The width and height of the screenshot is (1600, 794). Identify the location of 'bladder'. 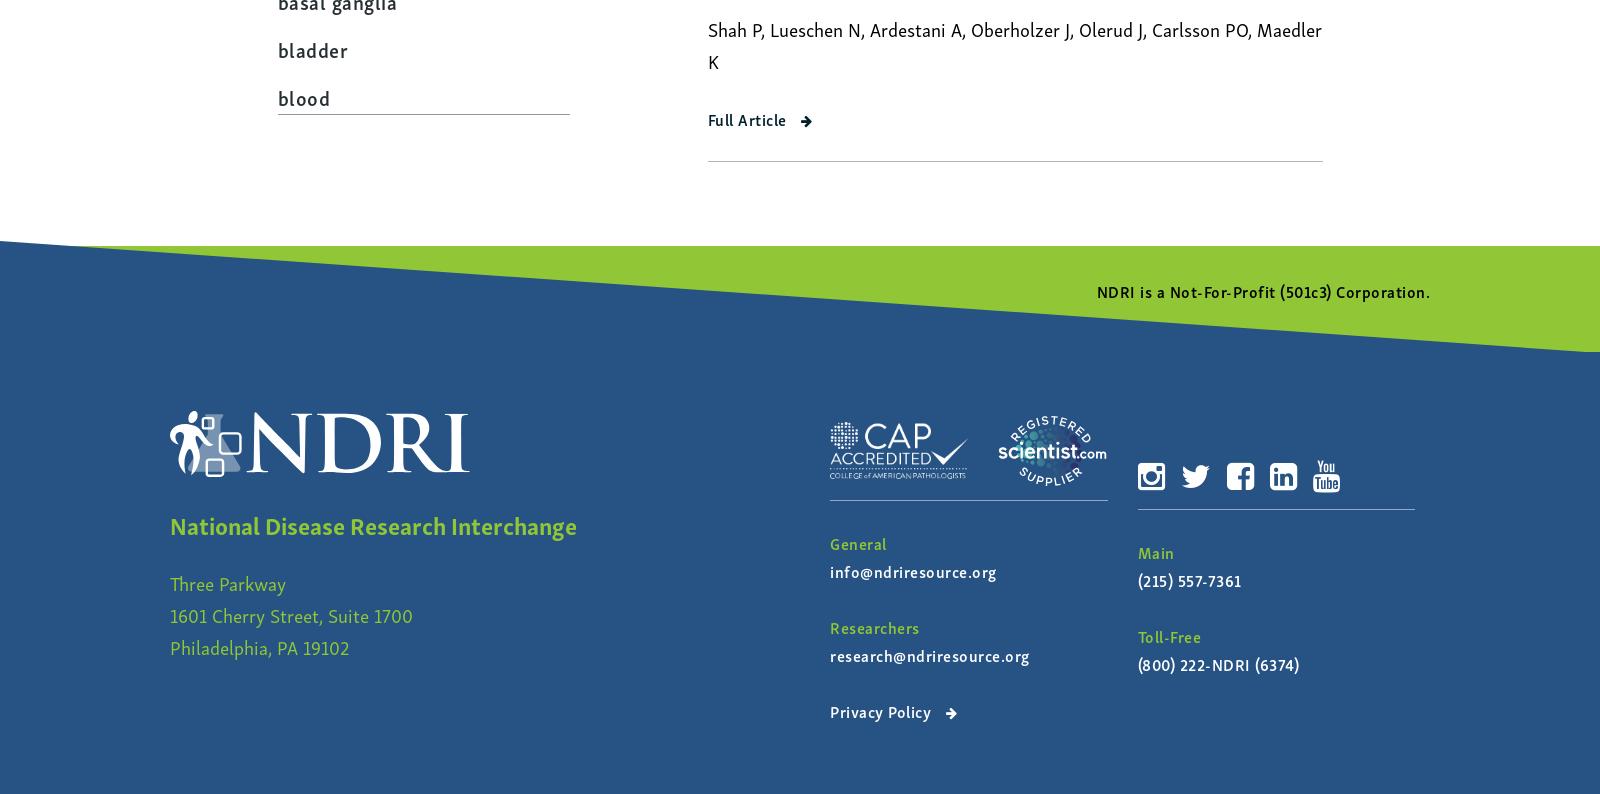
(276, 48).